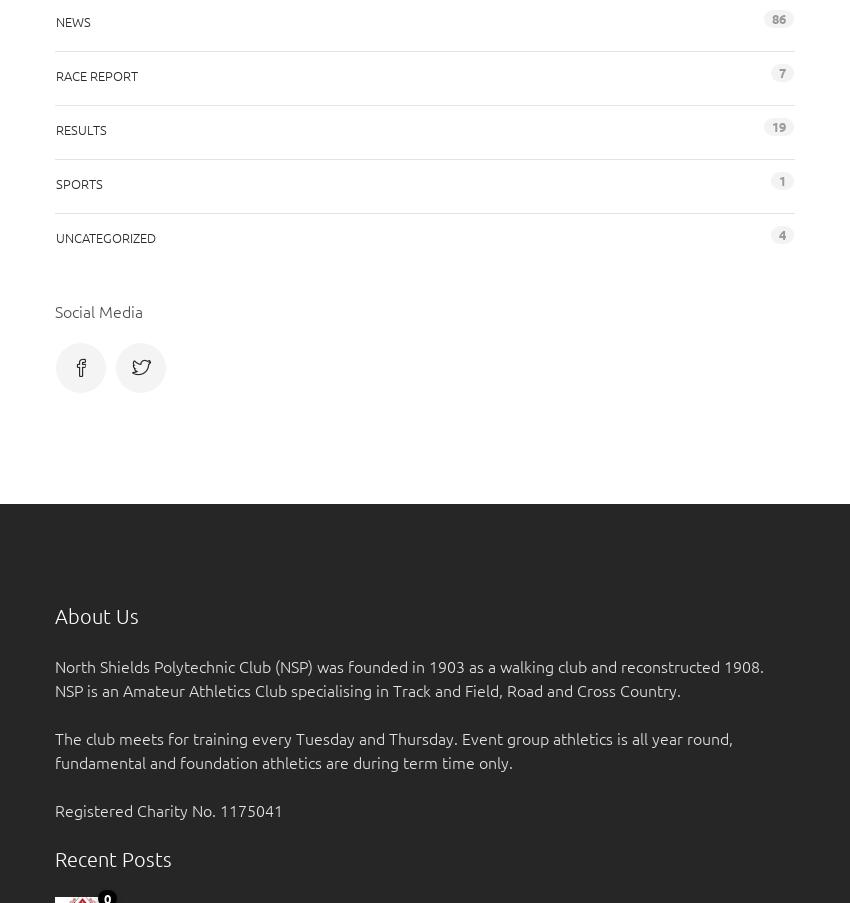  What do you see at coordinates (104, 236) in the screenshot?
I see `'Uncategorized'` at bounding box center [104, 236].